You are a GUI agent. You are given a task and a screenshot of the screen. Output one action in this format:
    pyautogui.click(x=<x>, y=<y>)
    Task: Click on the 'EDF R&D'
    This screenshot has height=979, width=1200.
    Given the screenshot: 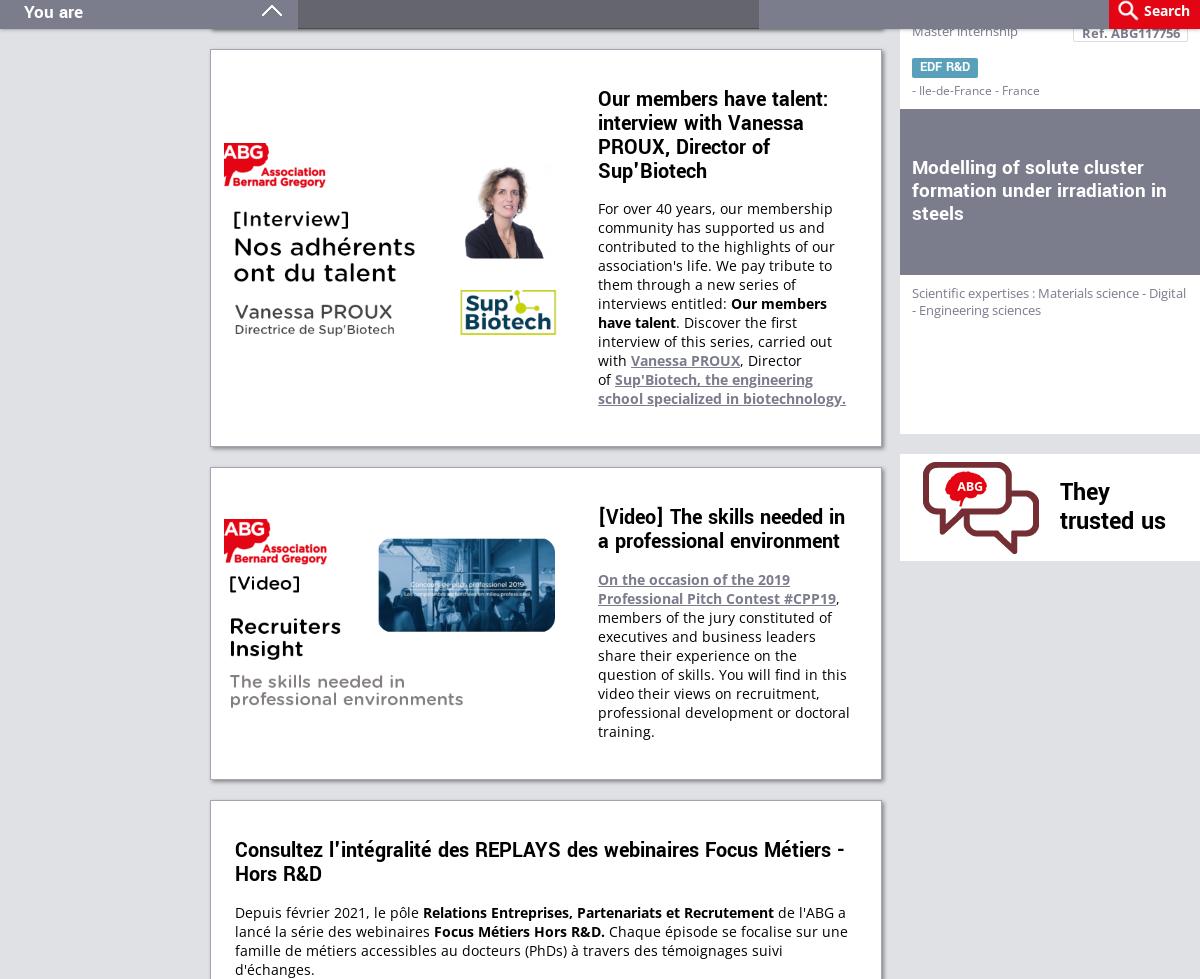 What is the action you would take?
    pyautogui.click(x=945, y=66)
    